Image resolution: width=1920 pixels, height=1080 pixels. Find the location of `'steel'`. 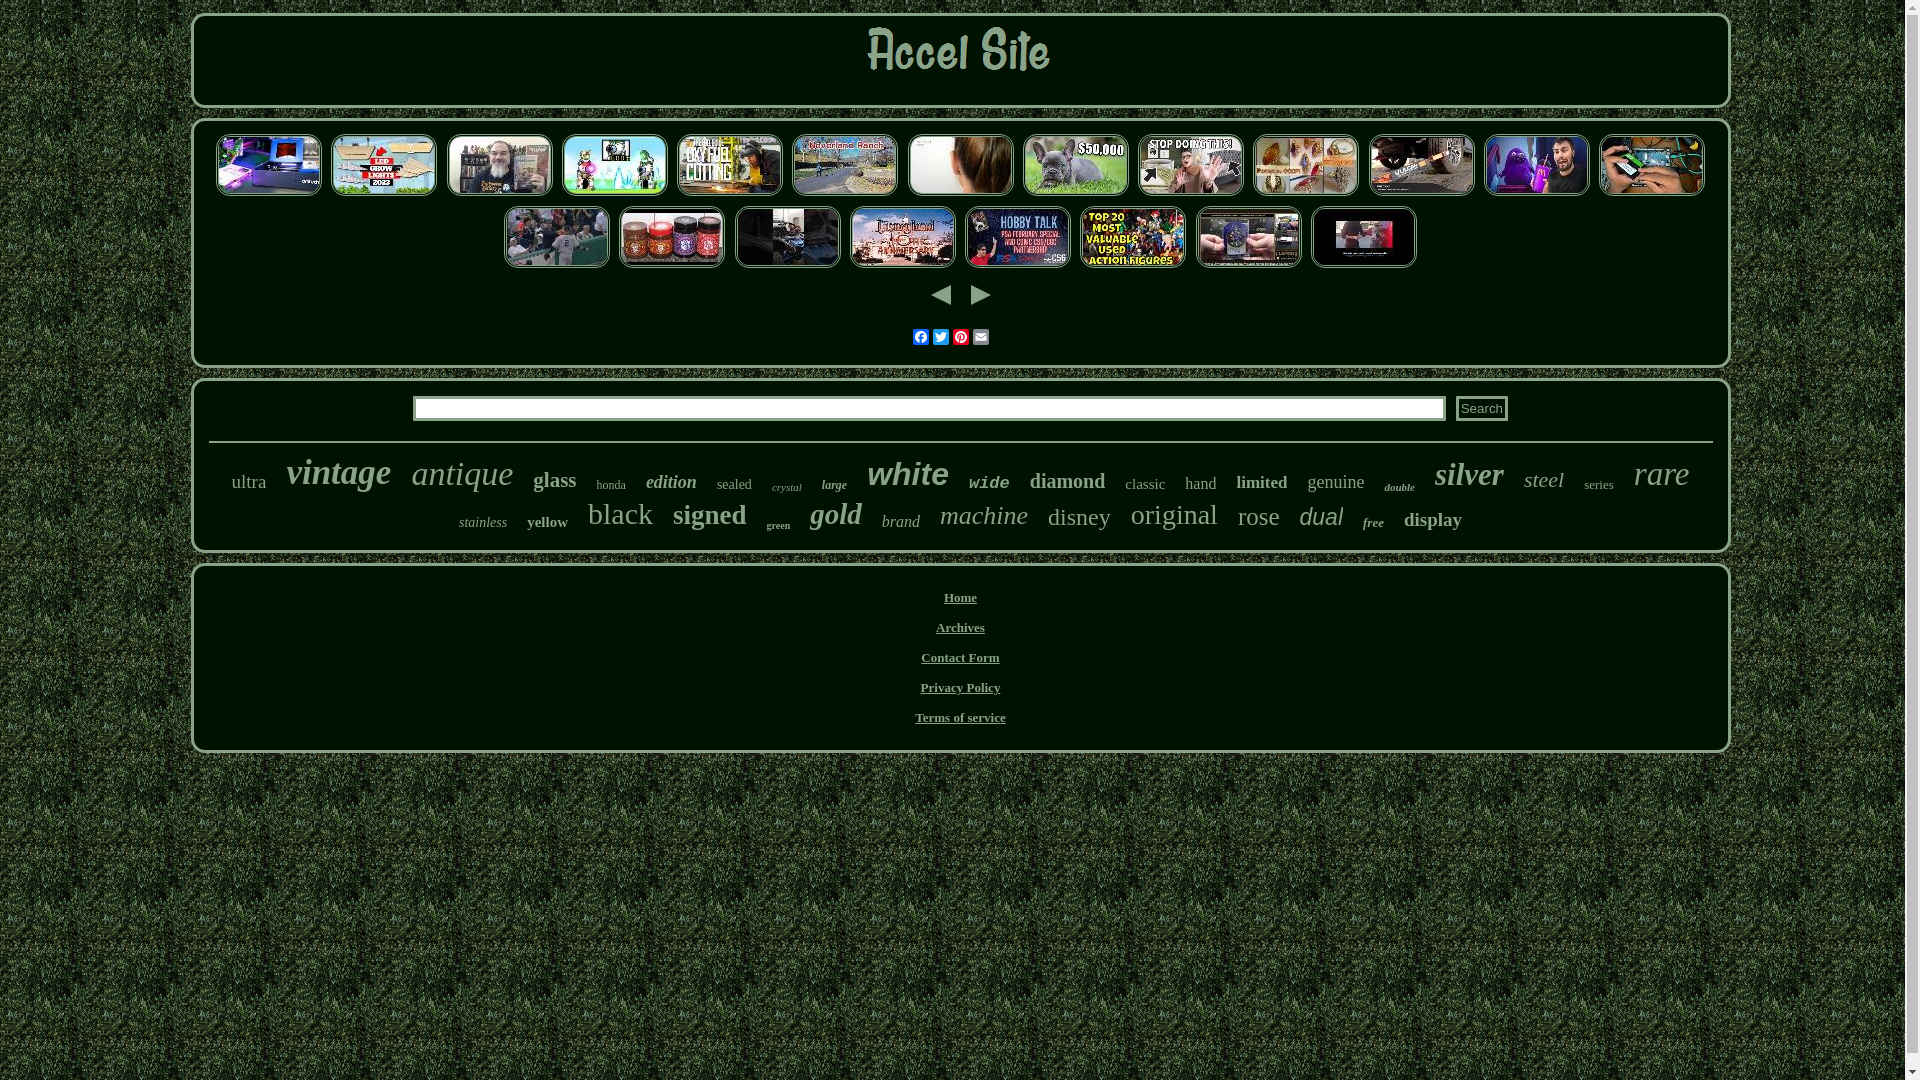

'steel' is located at coordinates (1543, 479).